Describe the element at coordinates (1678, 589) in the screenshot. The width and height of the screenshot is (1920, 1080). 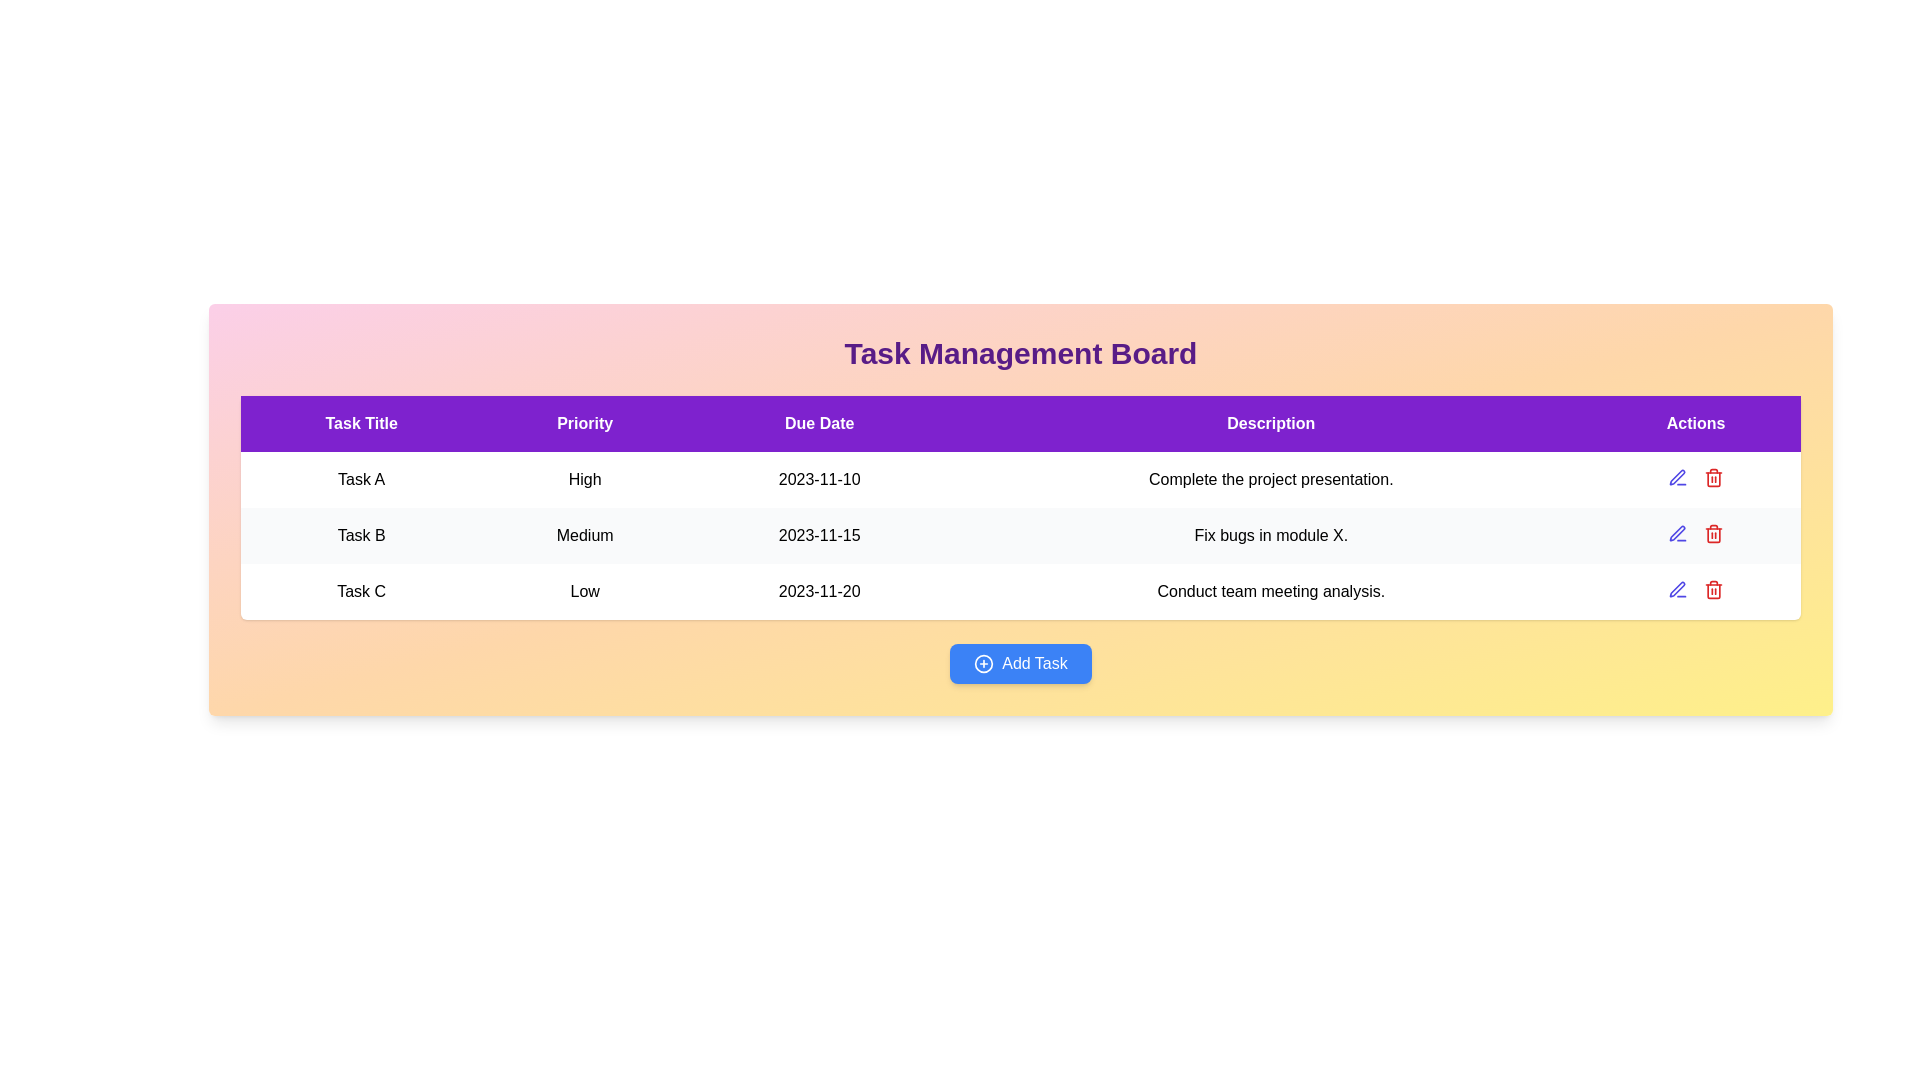
I see `the pen icon button, which is styled in indigo and indicates an editing action, located to the left of the red trash can icon in the 'Actions' column of the table row for Task B` at that location.